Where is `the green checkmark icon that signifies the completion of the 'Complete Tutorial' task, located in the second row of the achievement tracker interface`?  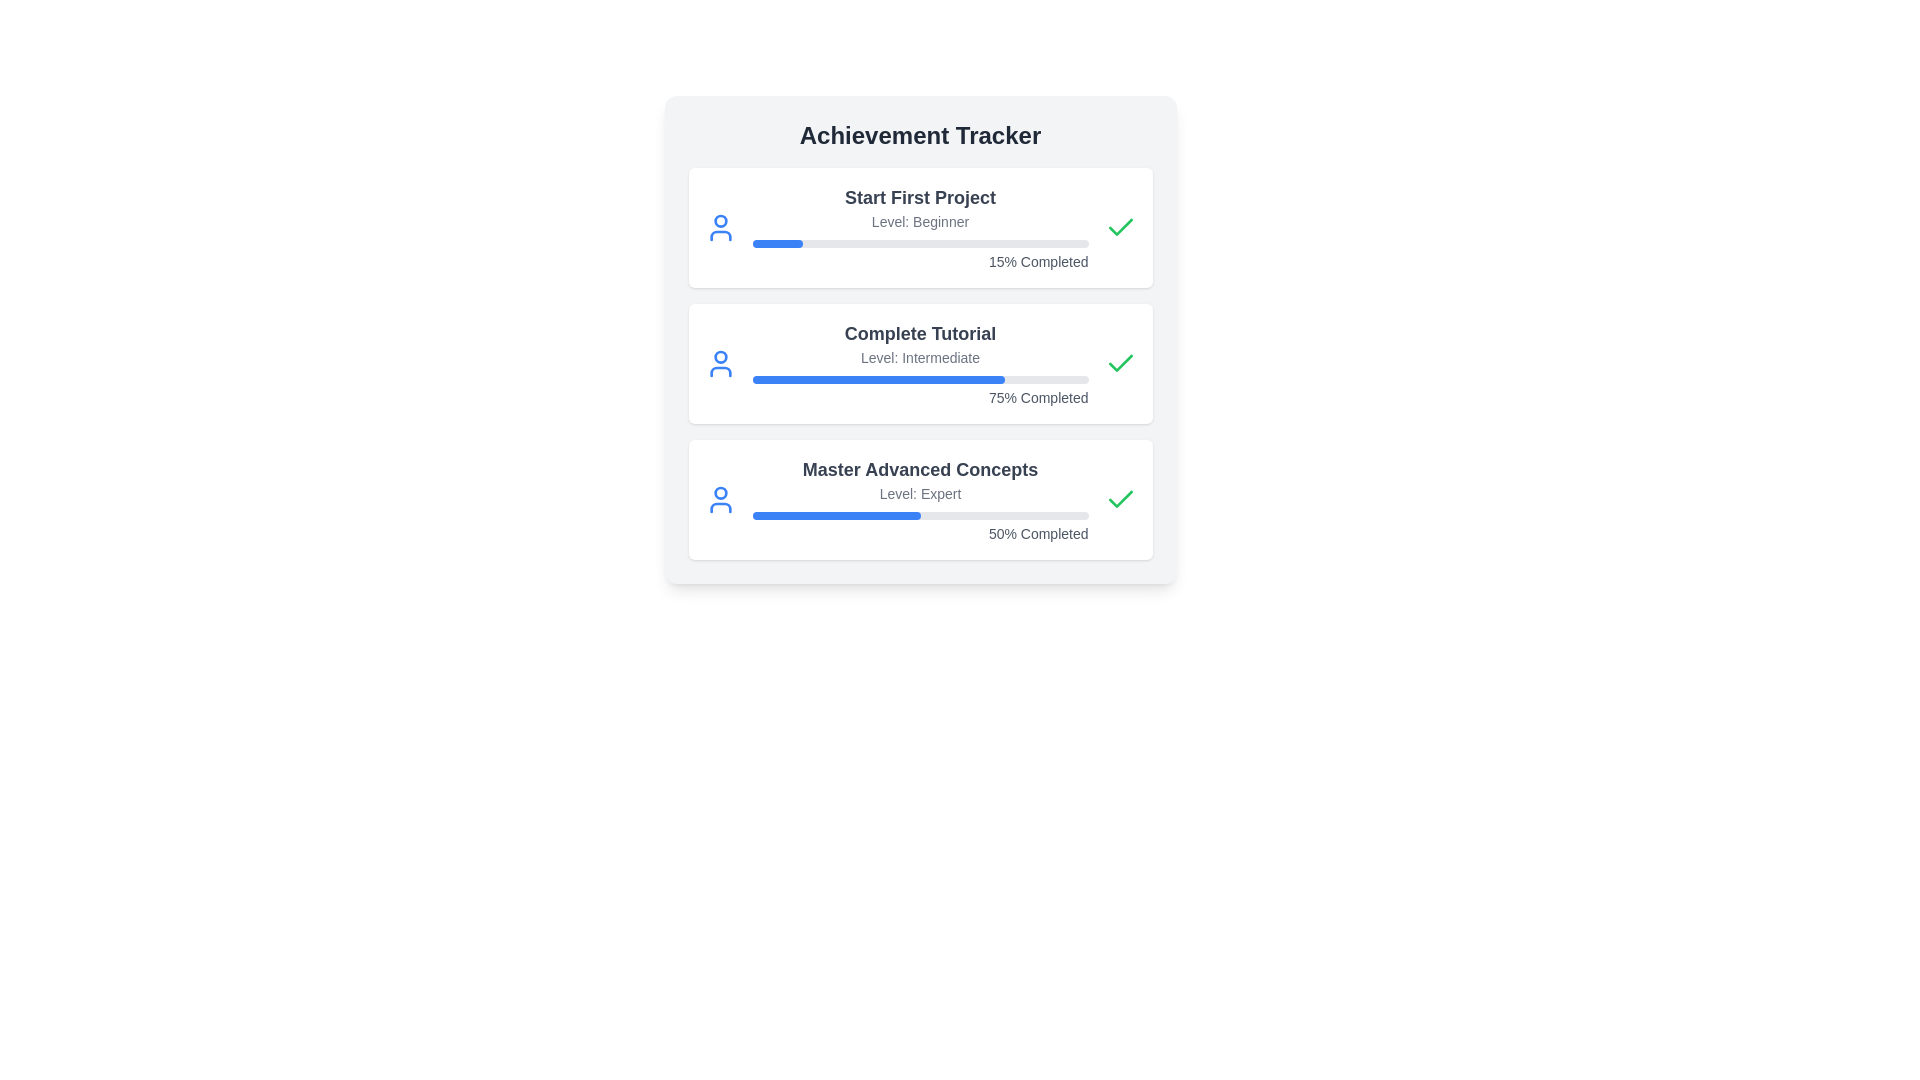
the green checkmark icon that signifies the completion of the 'Complete Tutorial' task, located in the second row of the achievement tracker interface is located at coordinates (1120, 363).